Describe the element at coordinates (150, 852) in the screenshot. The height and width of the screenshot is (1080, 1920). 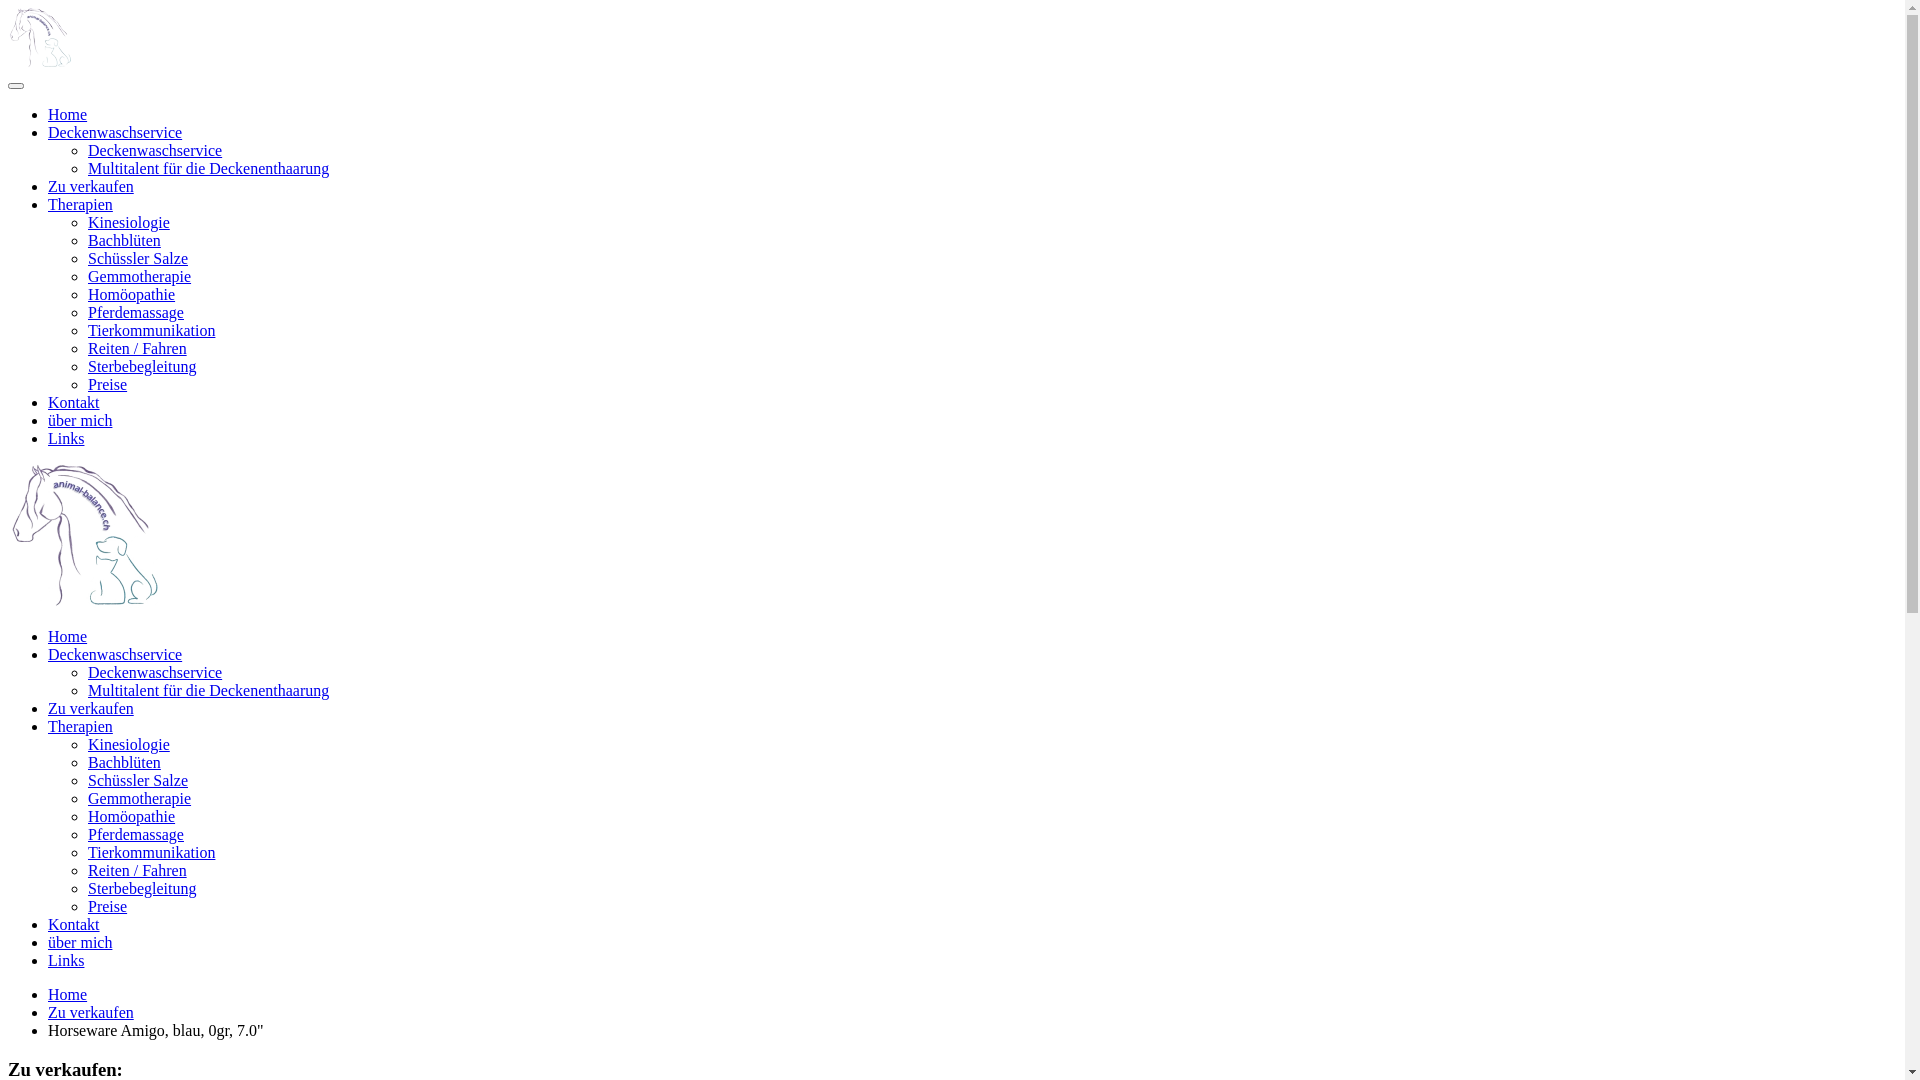
I see `'Tierkommunikation'` at that location.